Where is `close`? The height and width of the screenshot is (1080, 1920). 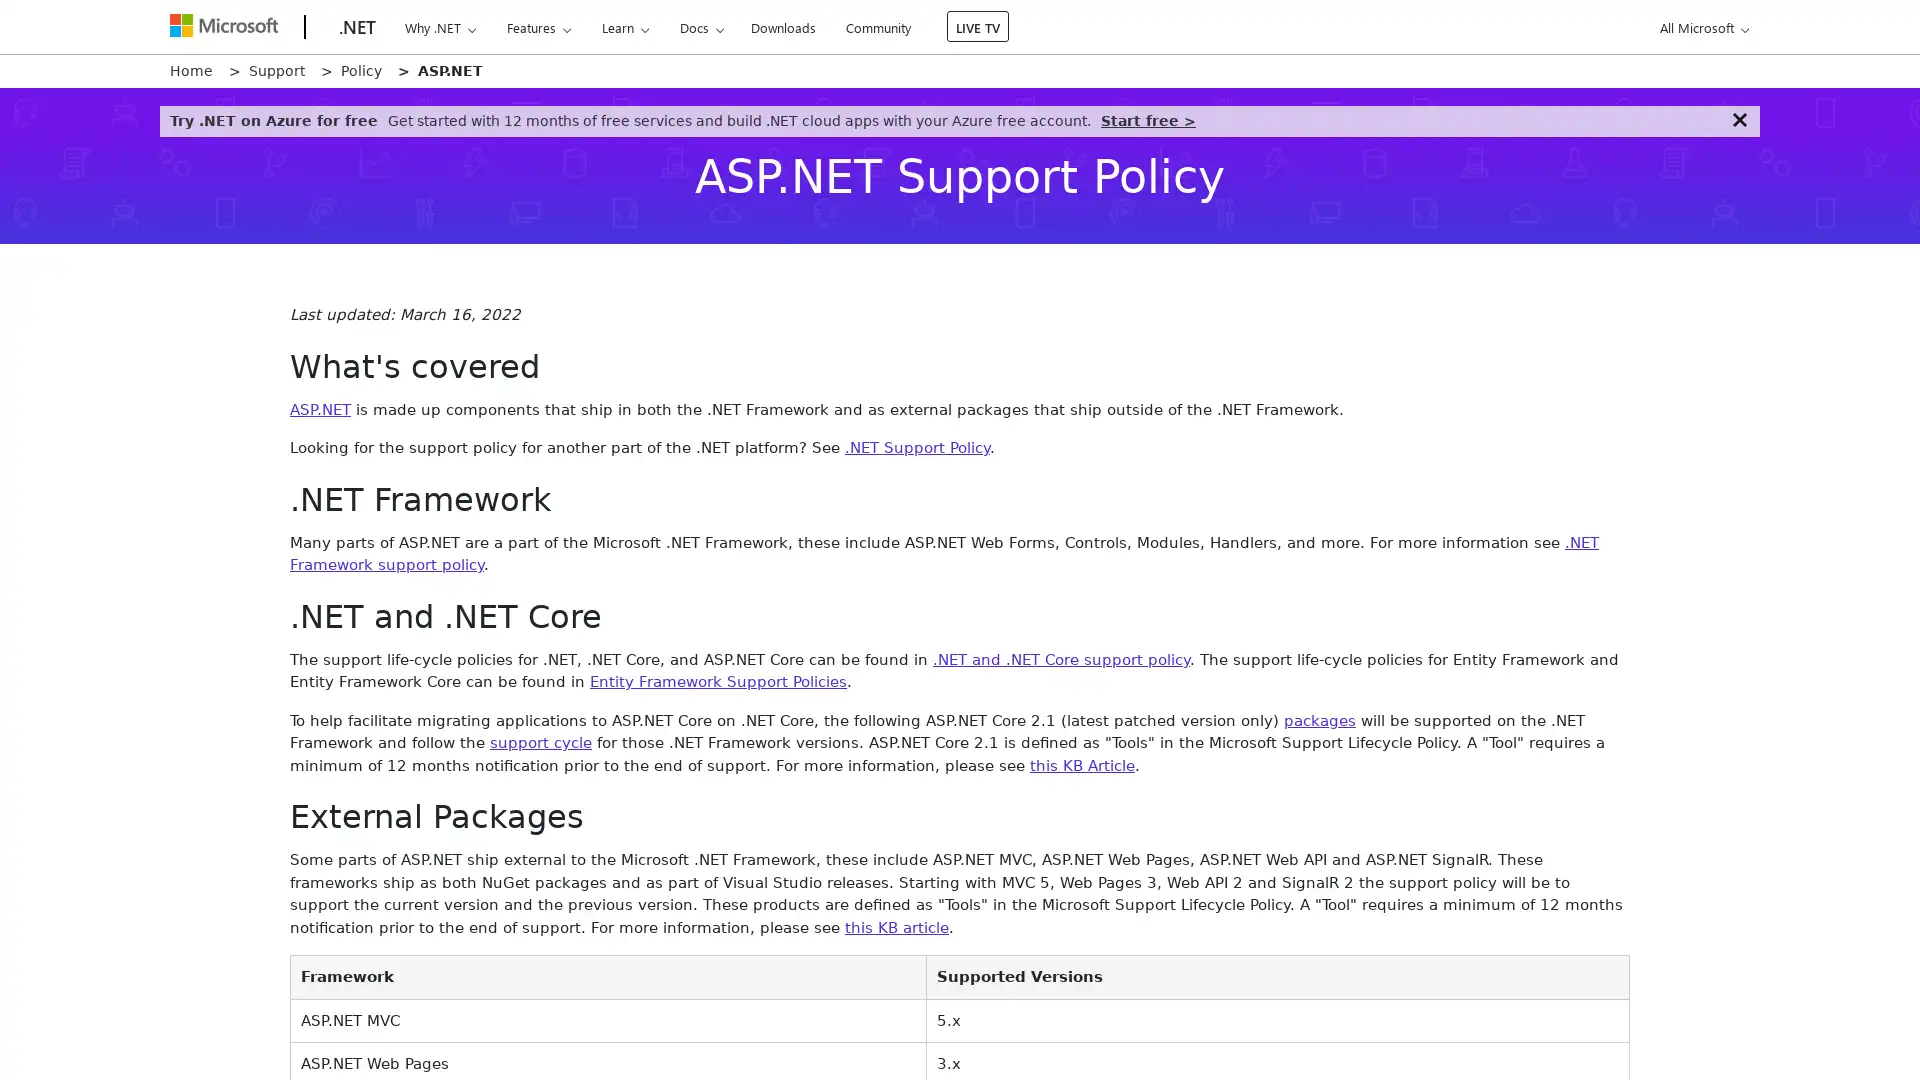
close is located at coordinates (1738, 119).